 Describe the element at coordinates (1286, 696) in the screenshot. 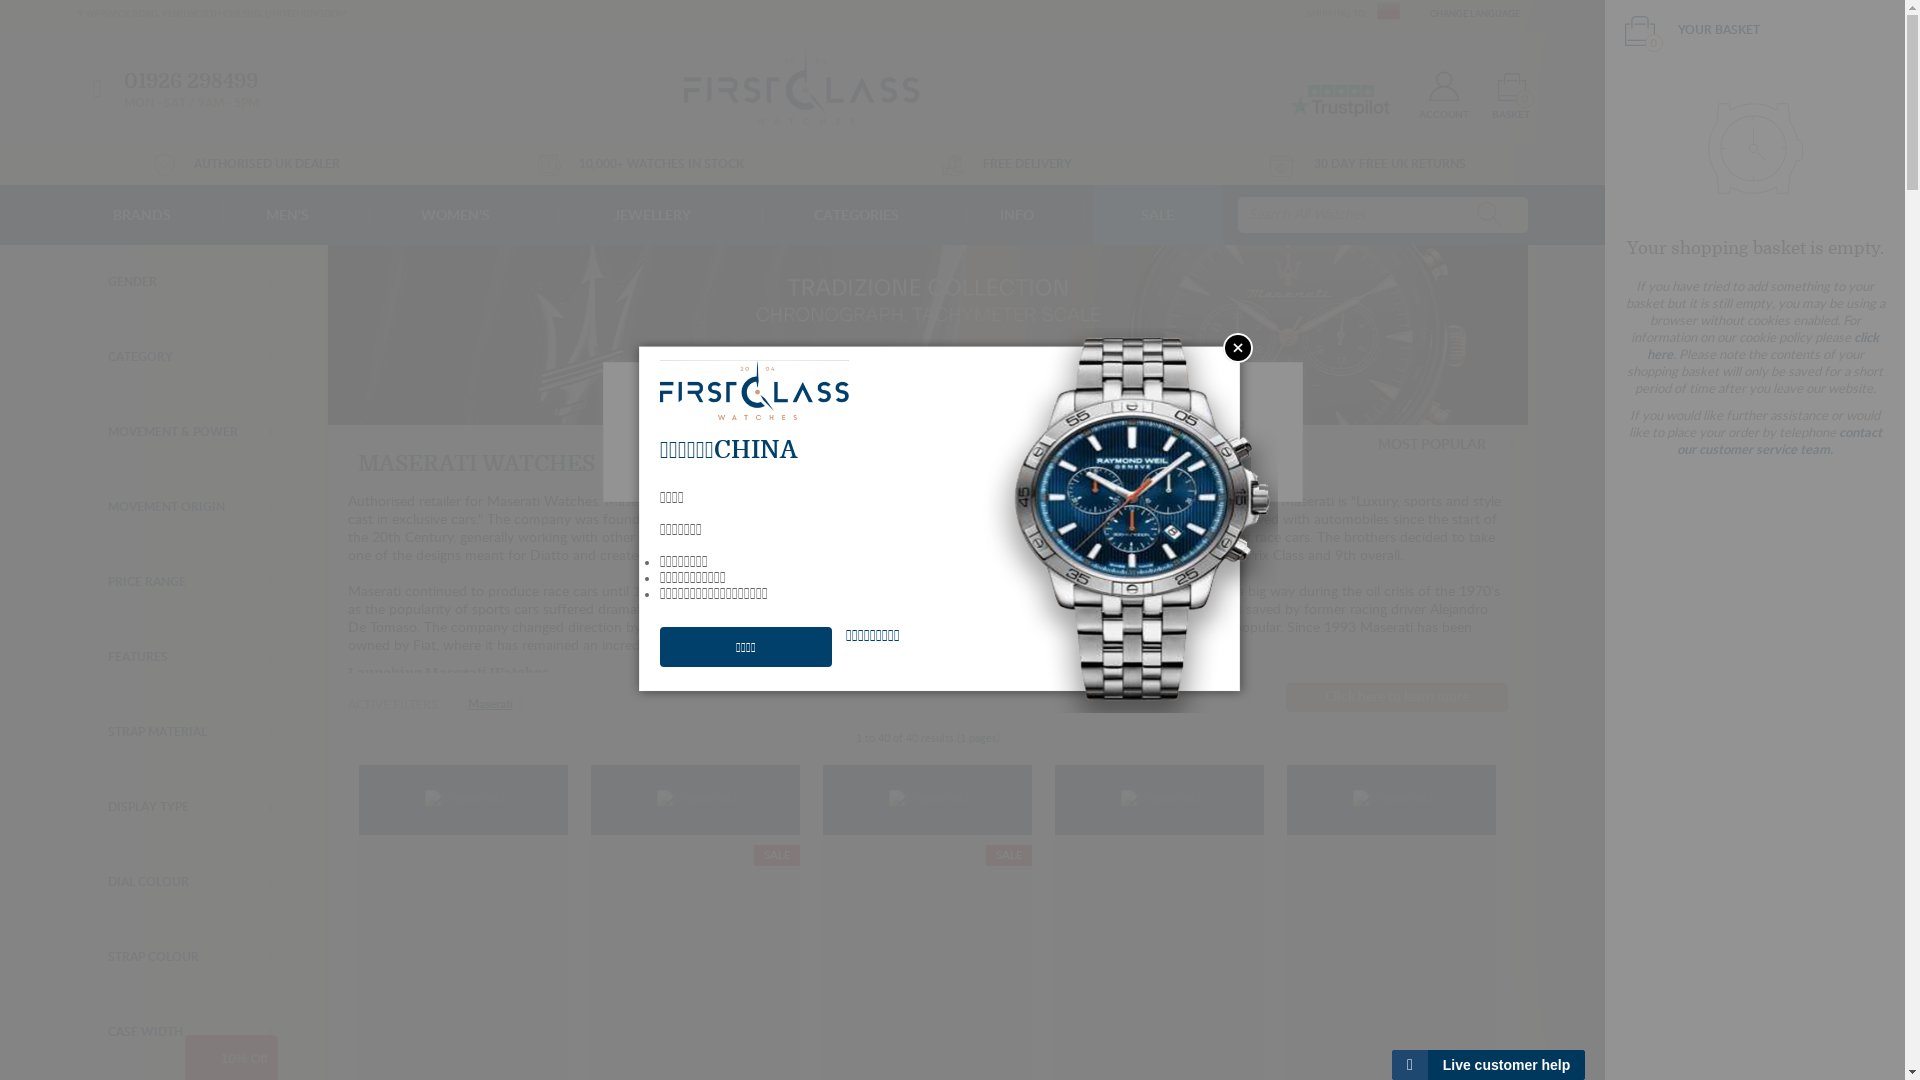

I see `'Click here to learn more'` at that location.